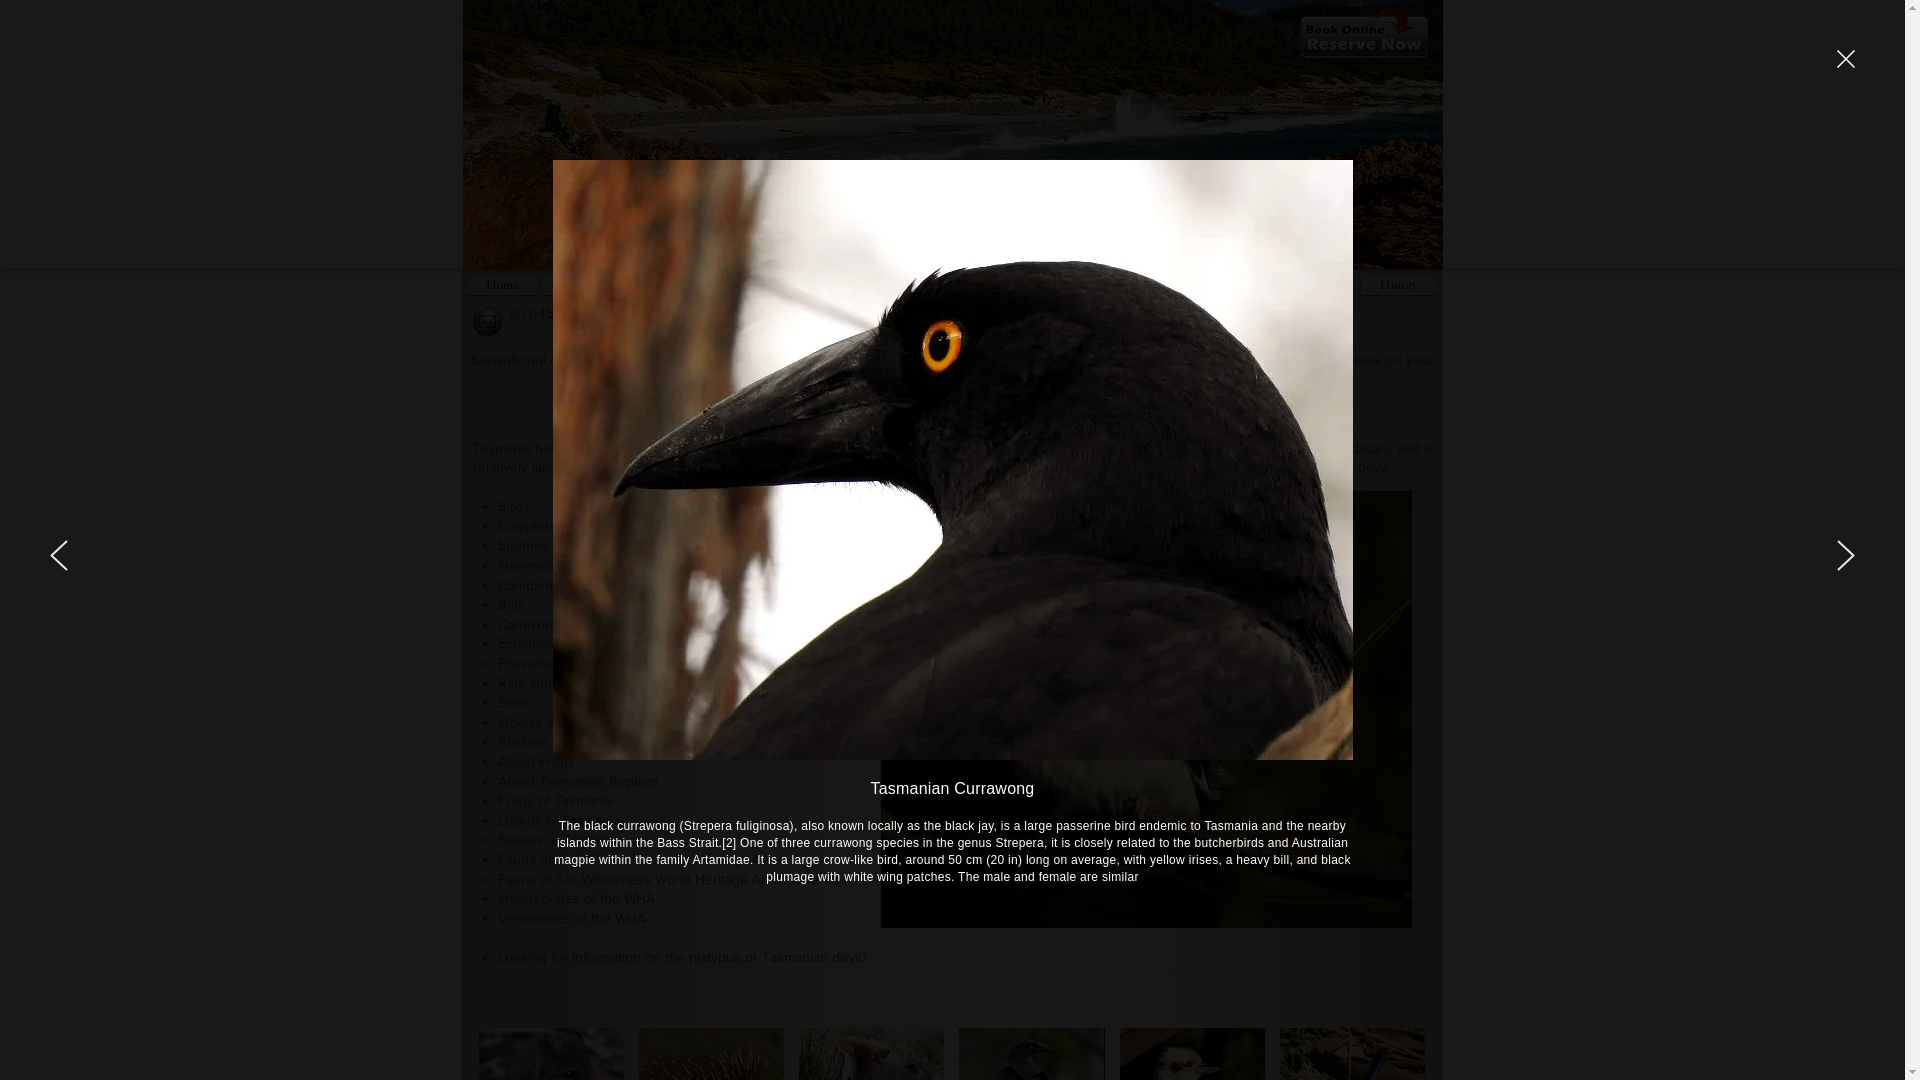 This screenshot has width=1920, height=1080. Describe the element at coordinates (559, 839) in the screenshot. I see `'Snakes of Tasmania'` at that location.